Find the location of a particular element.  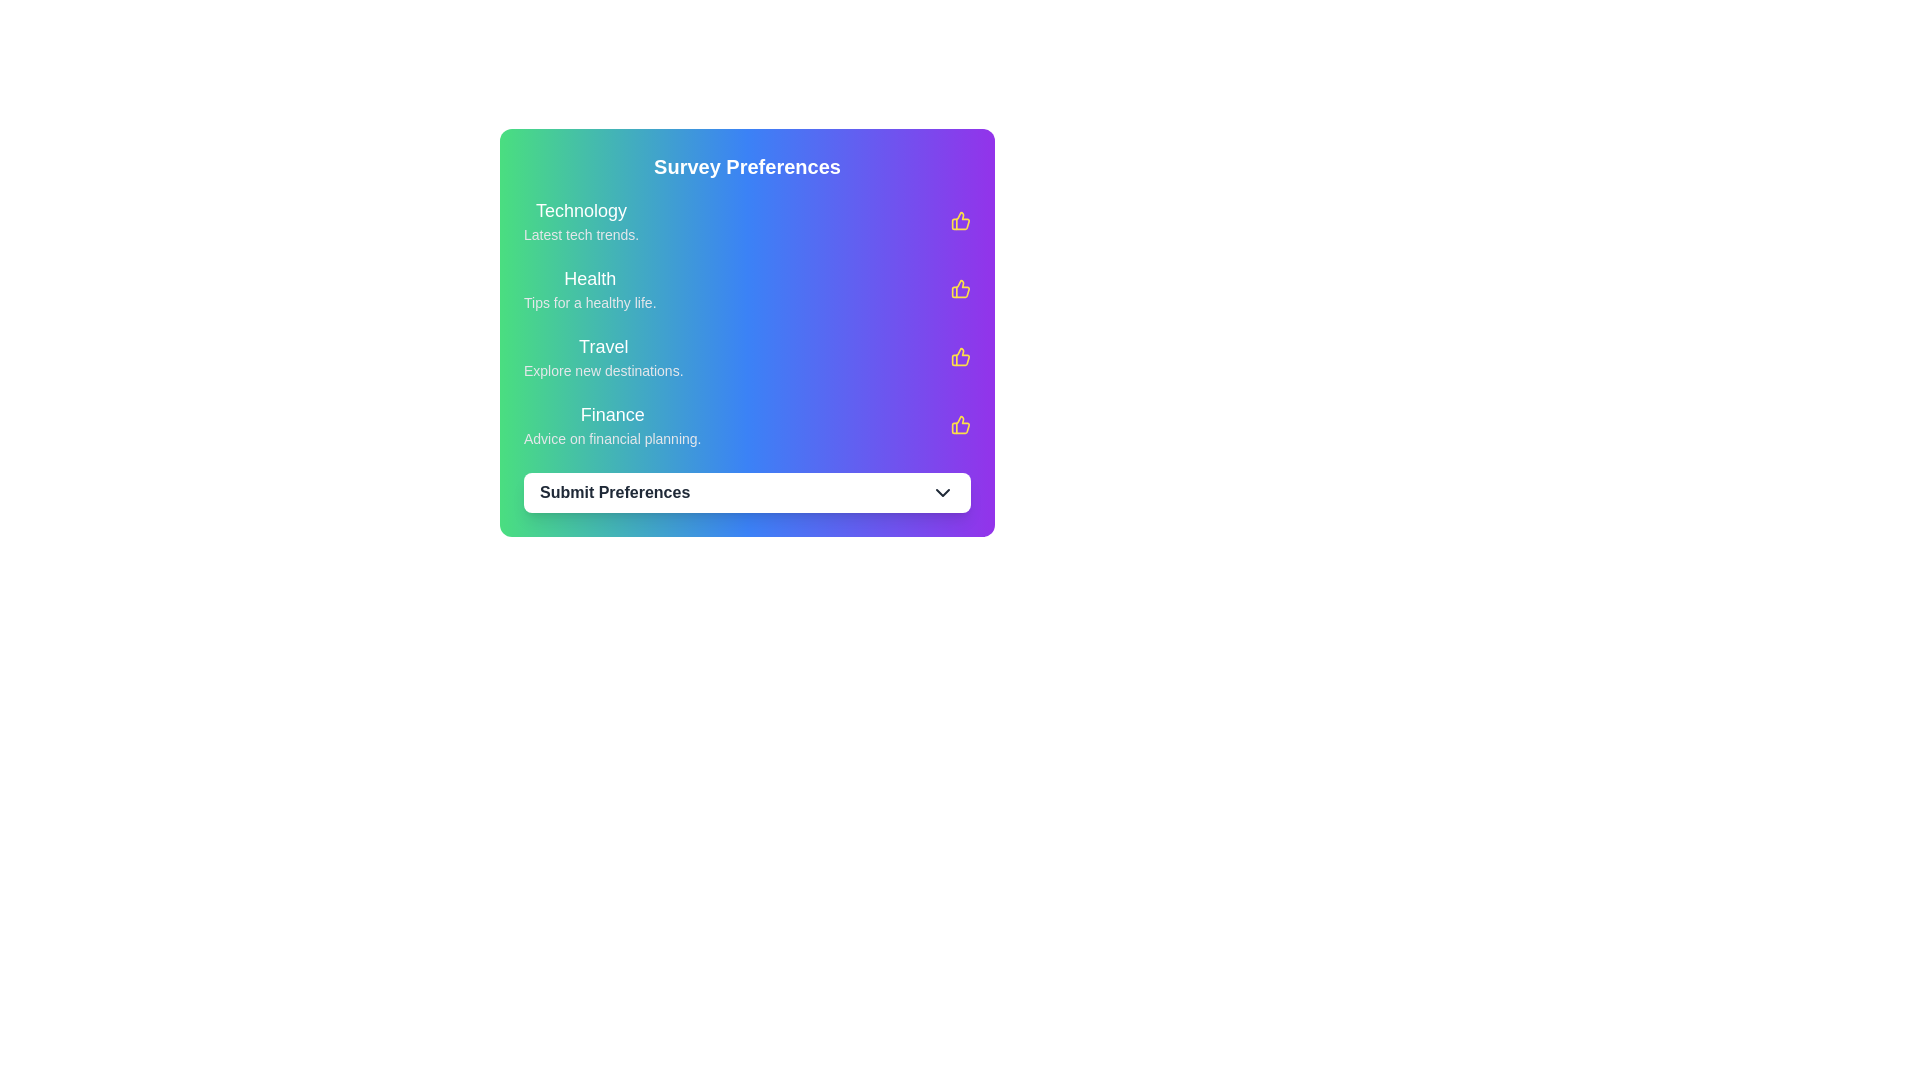

the Header text displaying 'Survey Preferences', which is a bold, large font component centered at the top of the survey section is located at coordinates (746, 165).